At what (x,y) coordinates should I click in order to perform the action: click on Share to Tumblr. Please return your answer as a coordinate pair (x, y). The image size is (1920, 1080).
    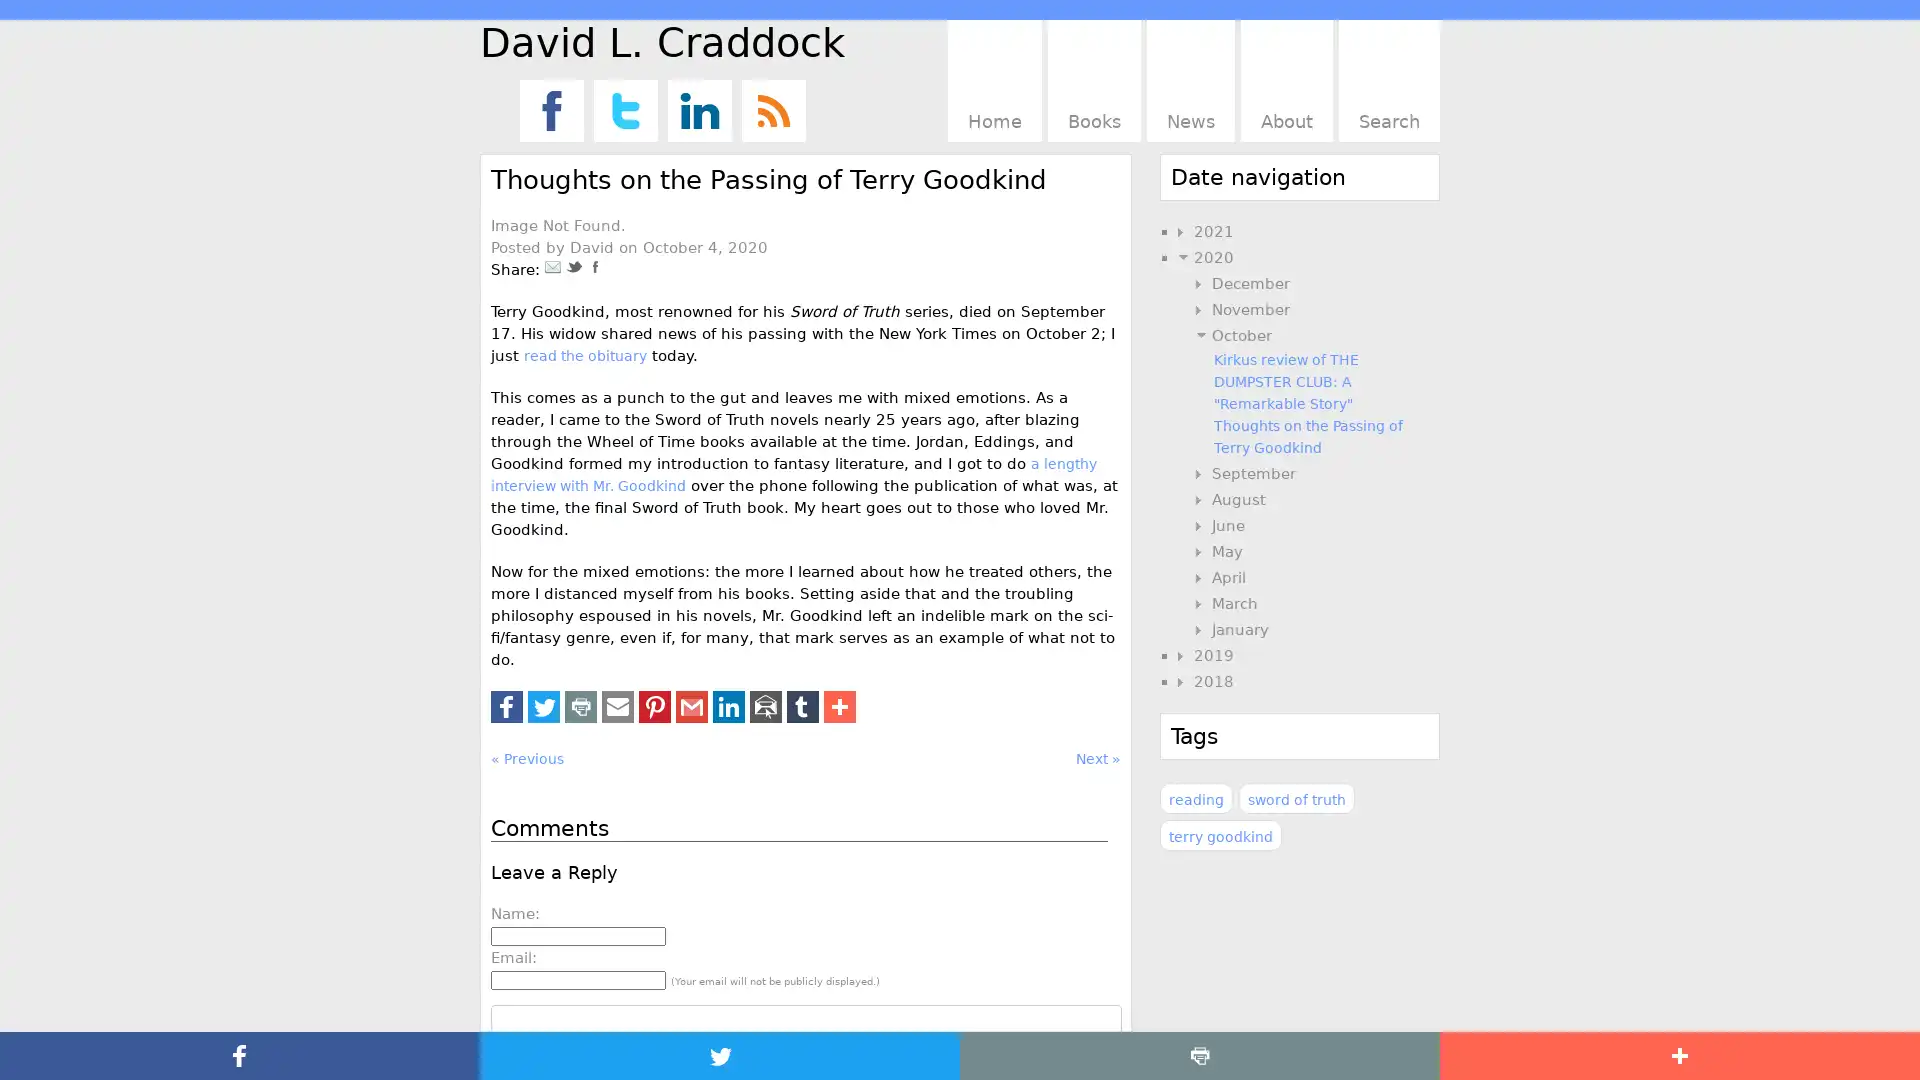
    Looking at the image, I should click on (802, 705).